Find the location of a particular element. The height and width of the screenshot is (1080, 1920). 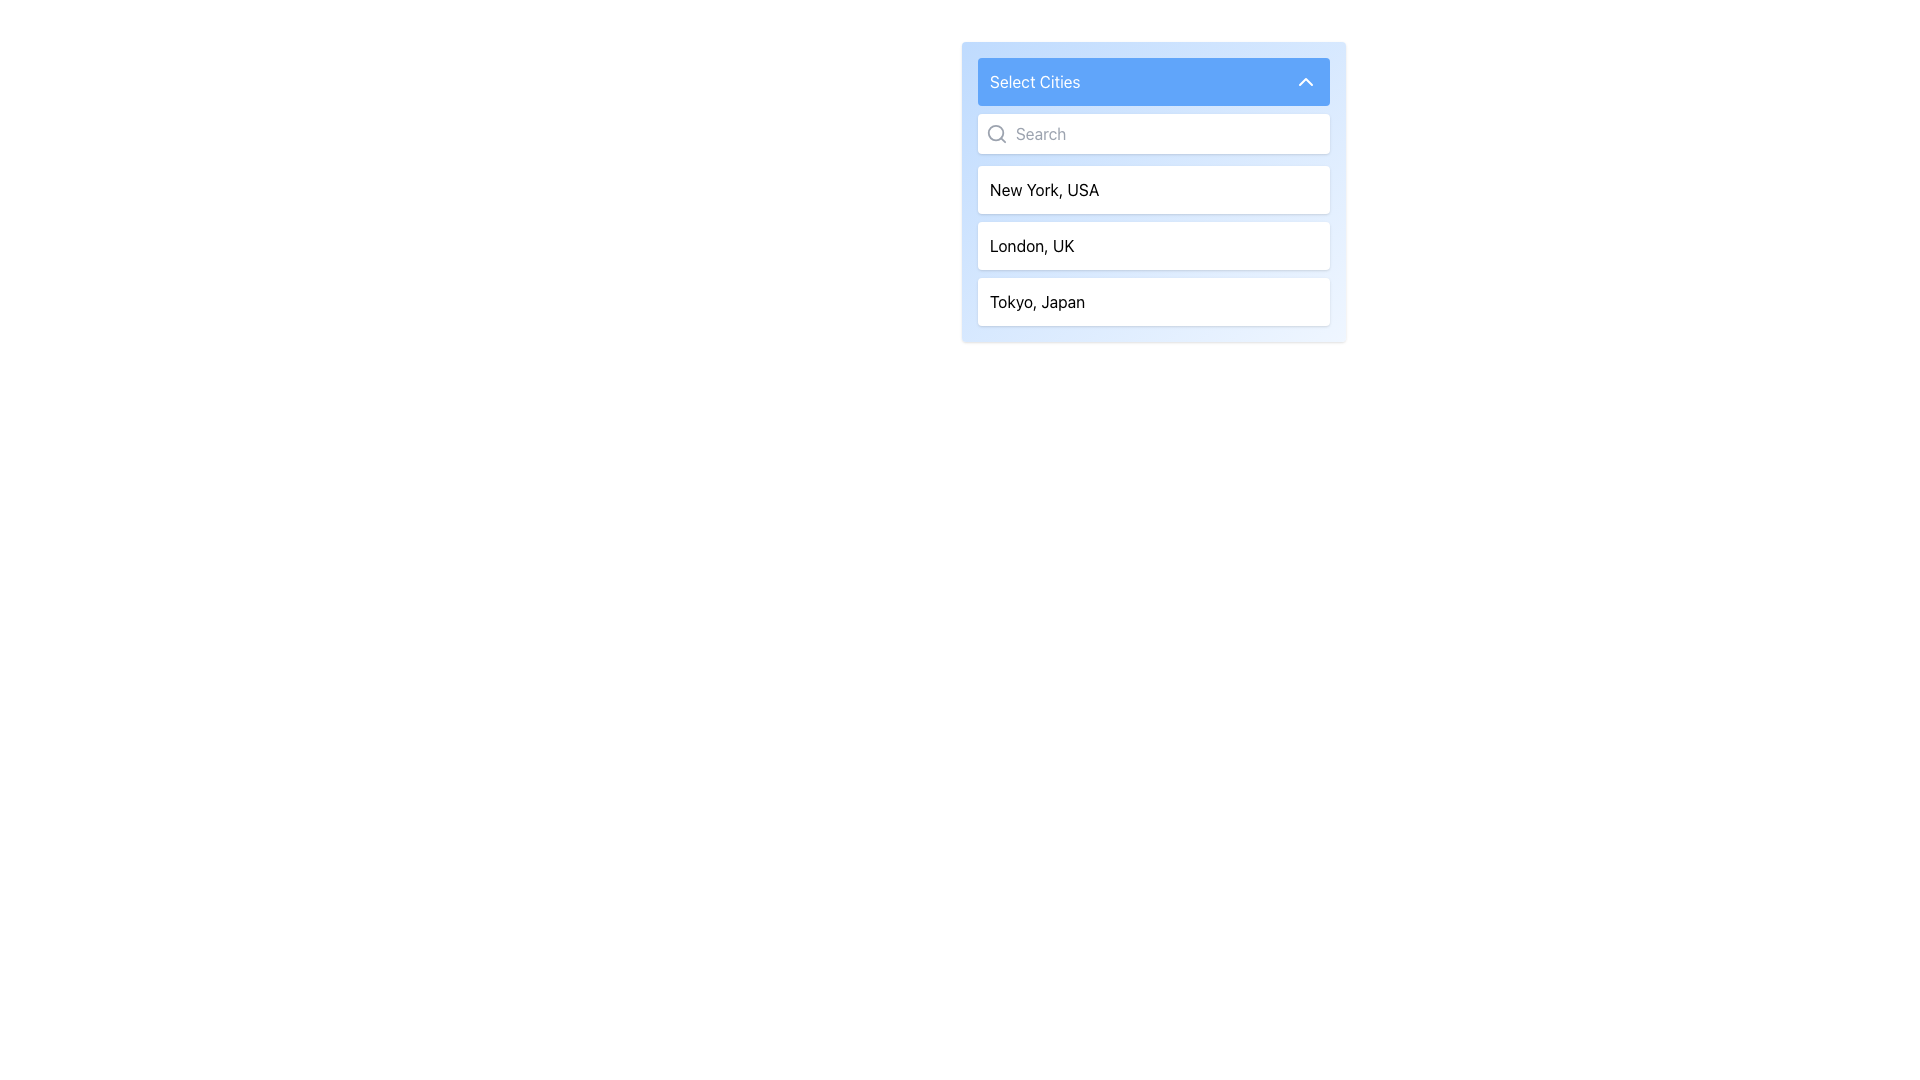

the second item in the dropdown list, which is 'London, UK' is located at coordinates (1153, 245).